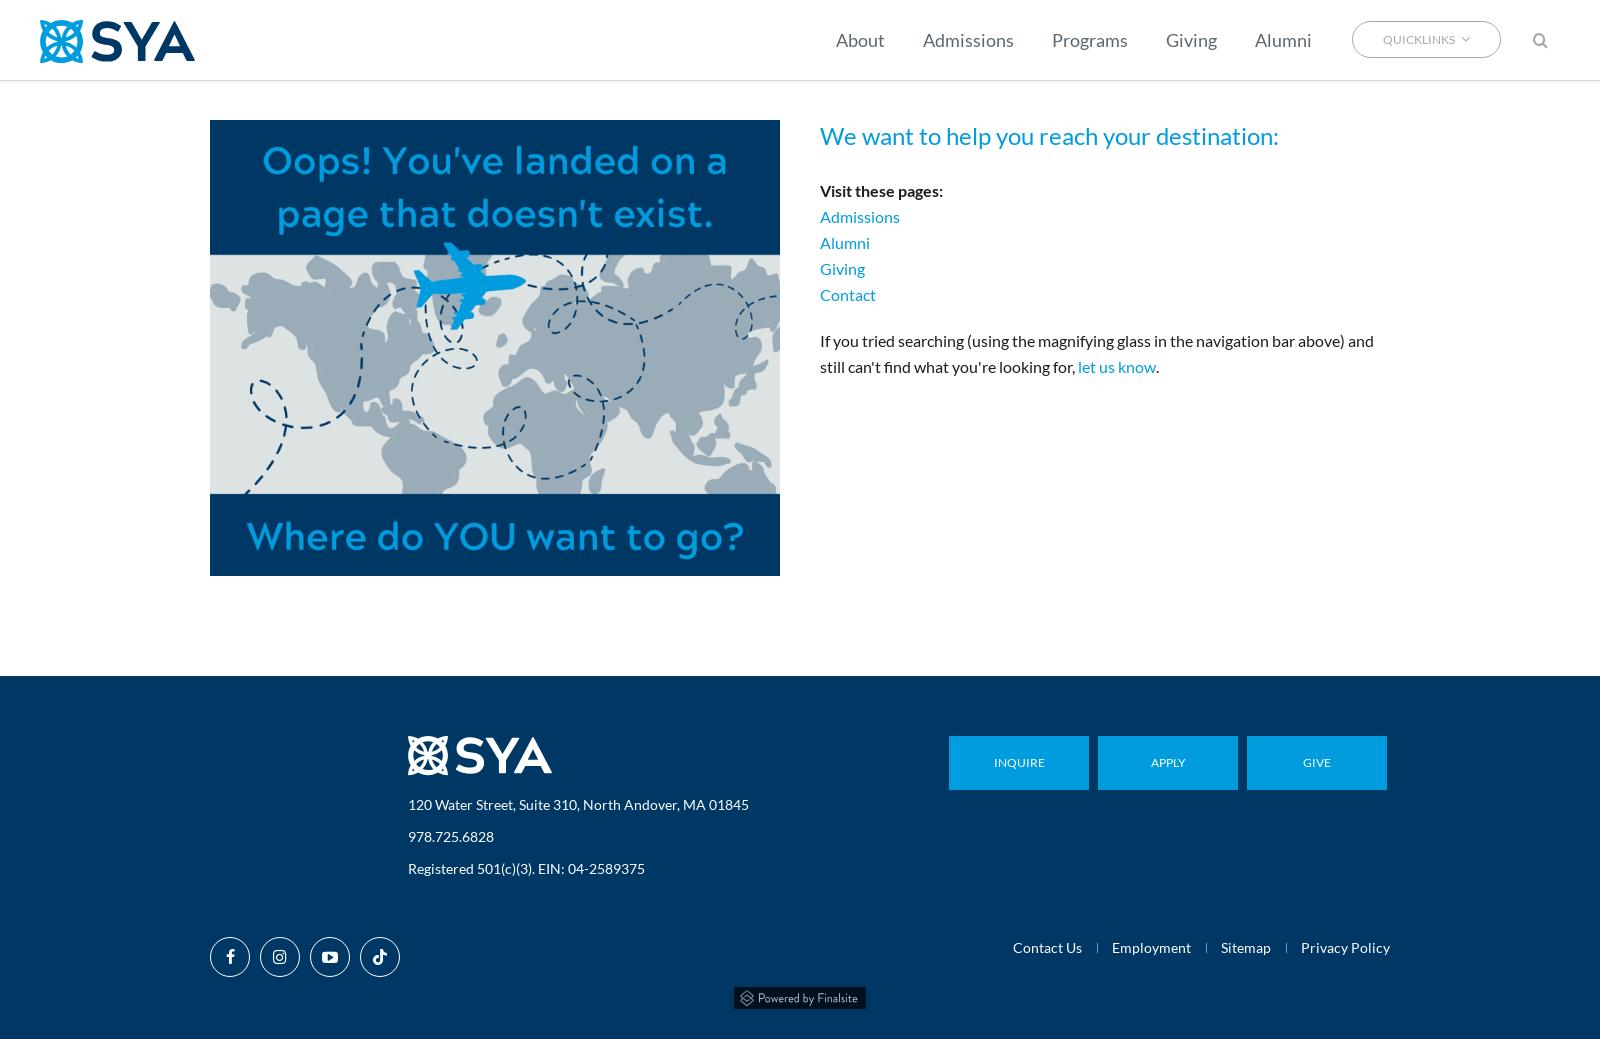 This screenshot has width=1600, height=1039. Describe the element at coordinates (1096, 352) in the screenshot. I see `'If you tried searching (using the magnifying glass in the navigation bar above) and still can't find what you're looking for,'` at that location.